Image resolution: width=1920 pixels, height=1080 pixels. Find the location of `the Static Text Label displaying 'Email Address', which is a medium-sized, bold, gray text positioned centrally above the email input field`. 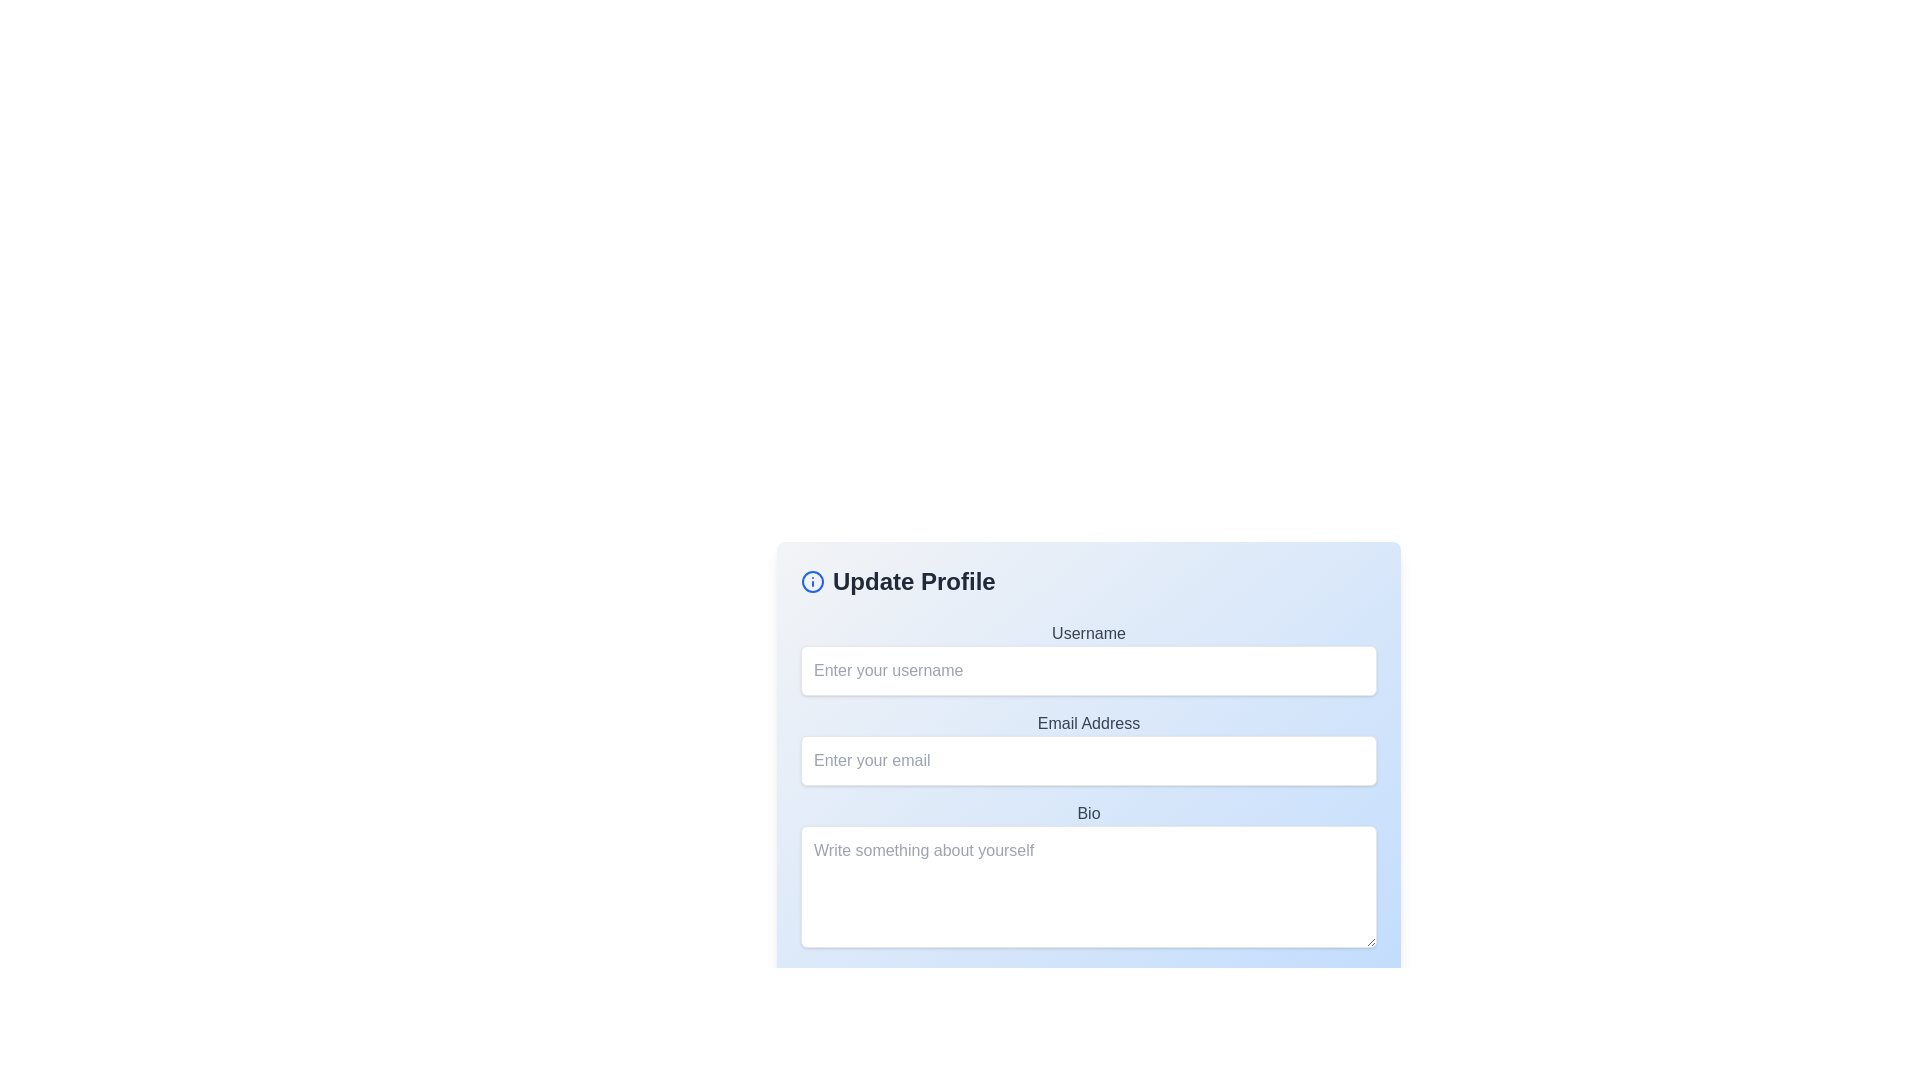

the Static Text Label displaying 'Email Address', which is a medium-sized, bold, gray text positioned centrally above the email input field is located at coordinates (1088, 724).